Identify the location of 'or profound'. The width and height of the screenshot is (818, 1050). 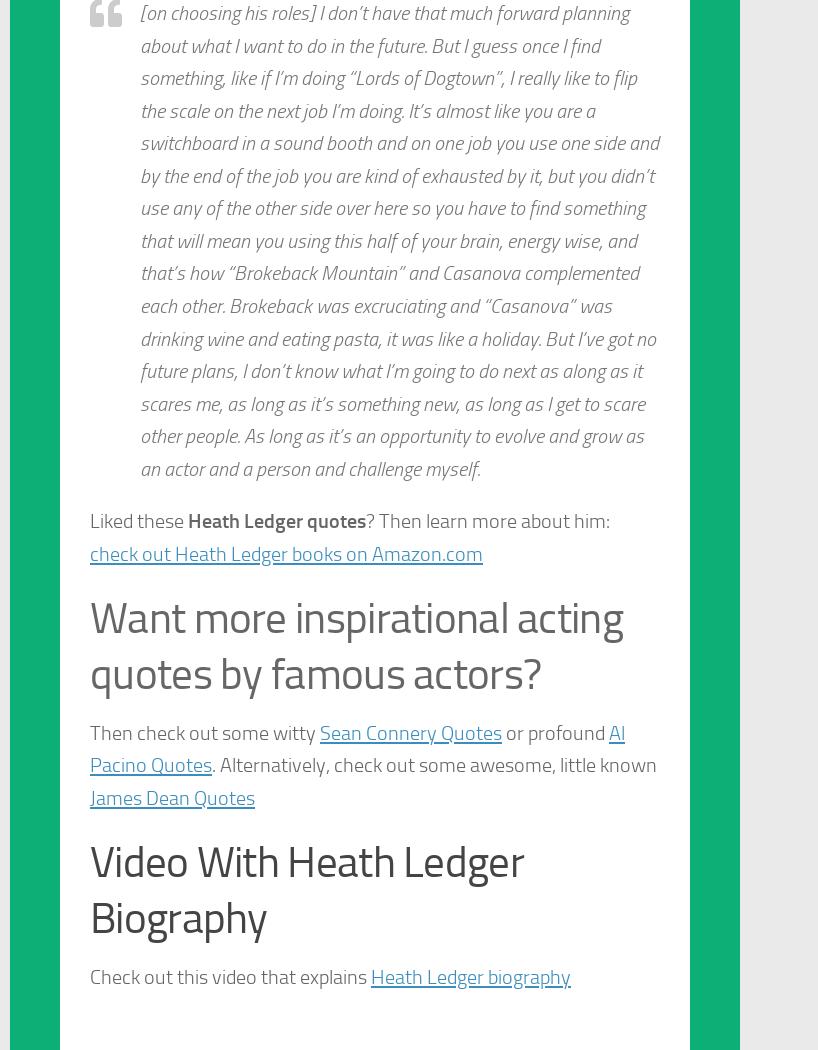
(554, 730).